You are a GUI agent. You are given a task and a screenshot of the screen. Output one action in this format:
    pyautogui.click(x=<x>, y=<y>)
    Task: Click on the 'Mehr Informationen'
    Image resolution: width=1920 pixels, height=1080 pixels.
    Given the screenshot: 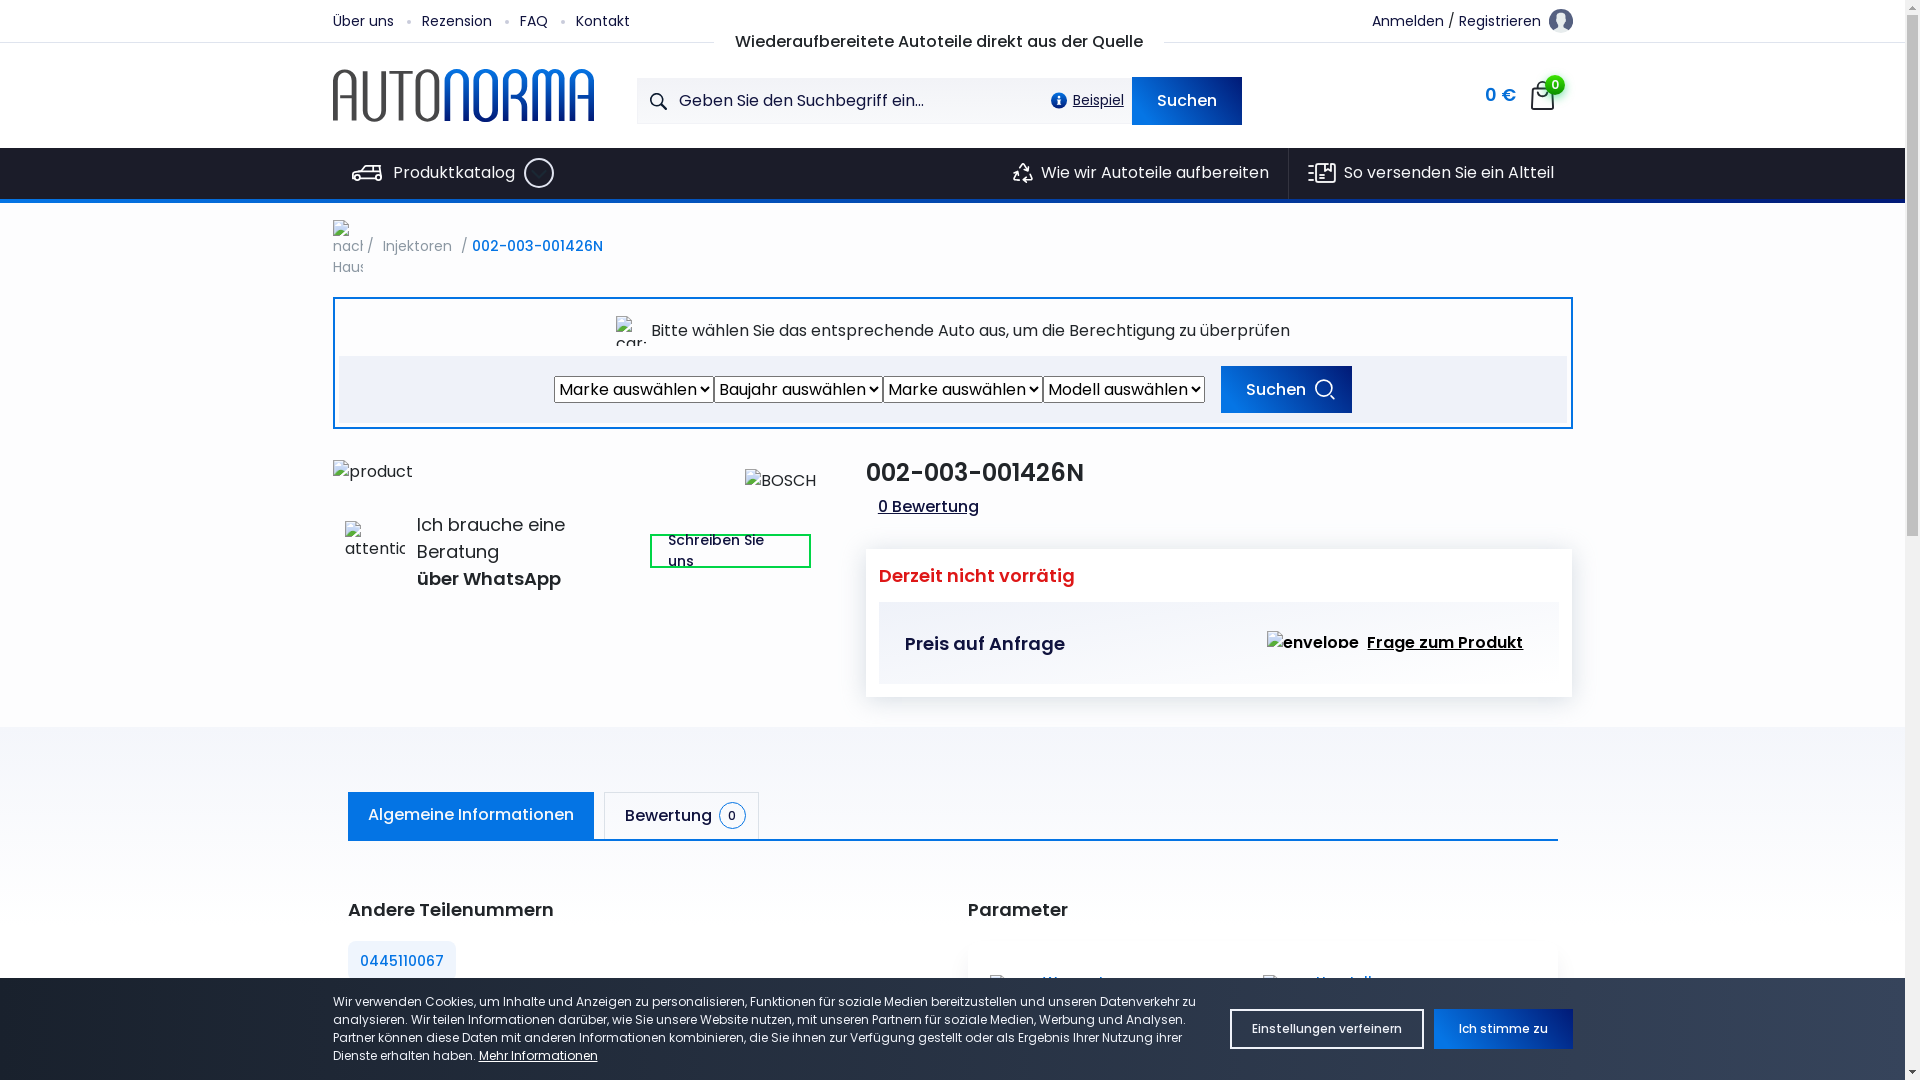 What is the action you would take?
    pyautogui.click(x=537, y=1054)
    